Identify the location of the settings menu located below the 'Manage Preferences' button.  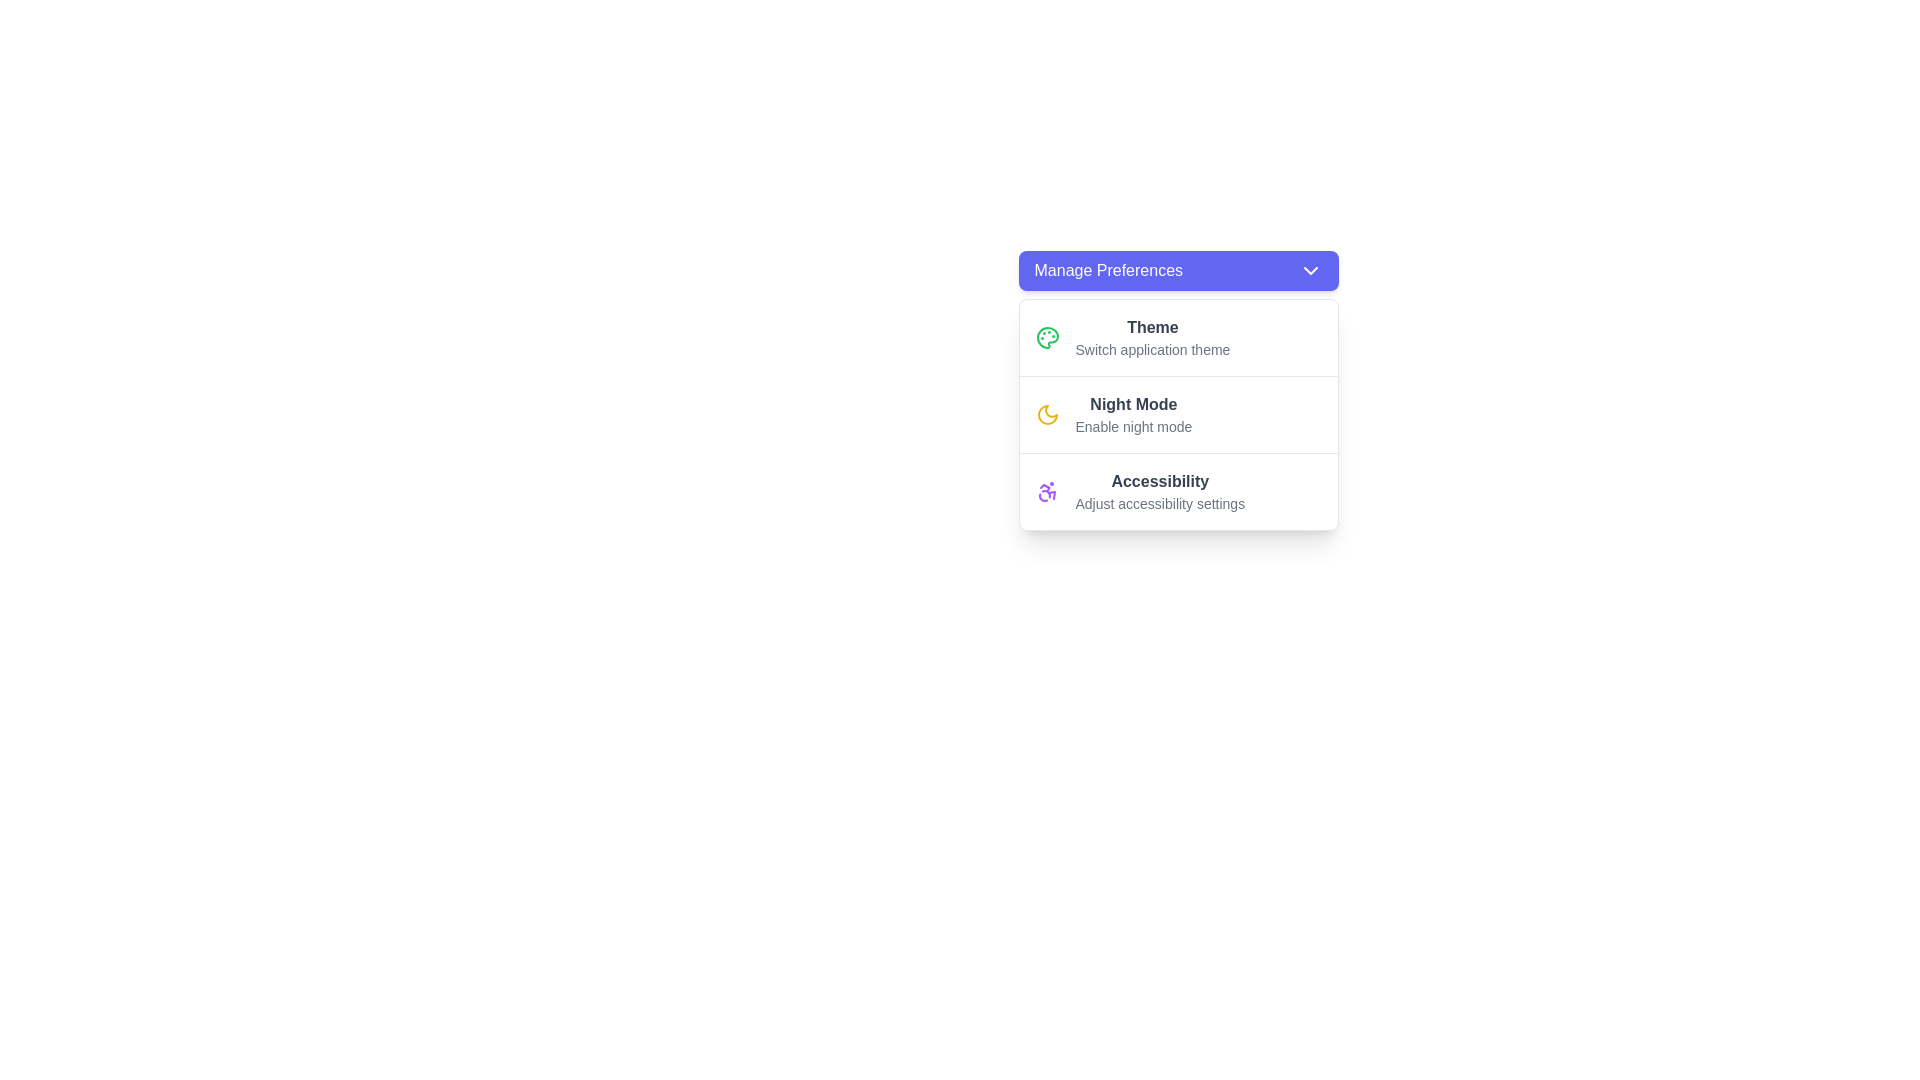
(1178, 414).